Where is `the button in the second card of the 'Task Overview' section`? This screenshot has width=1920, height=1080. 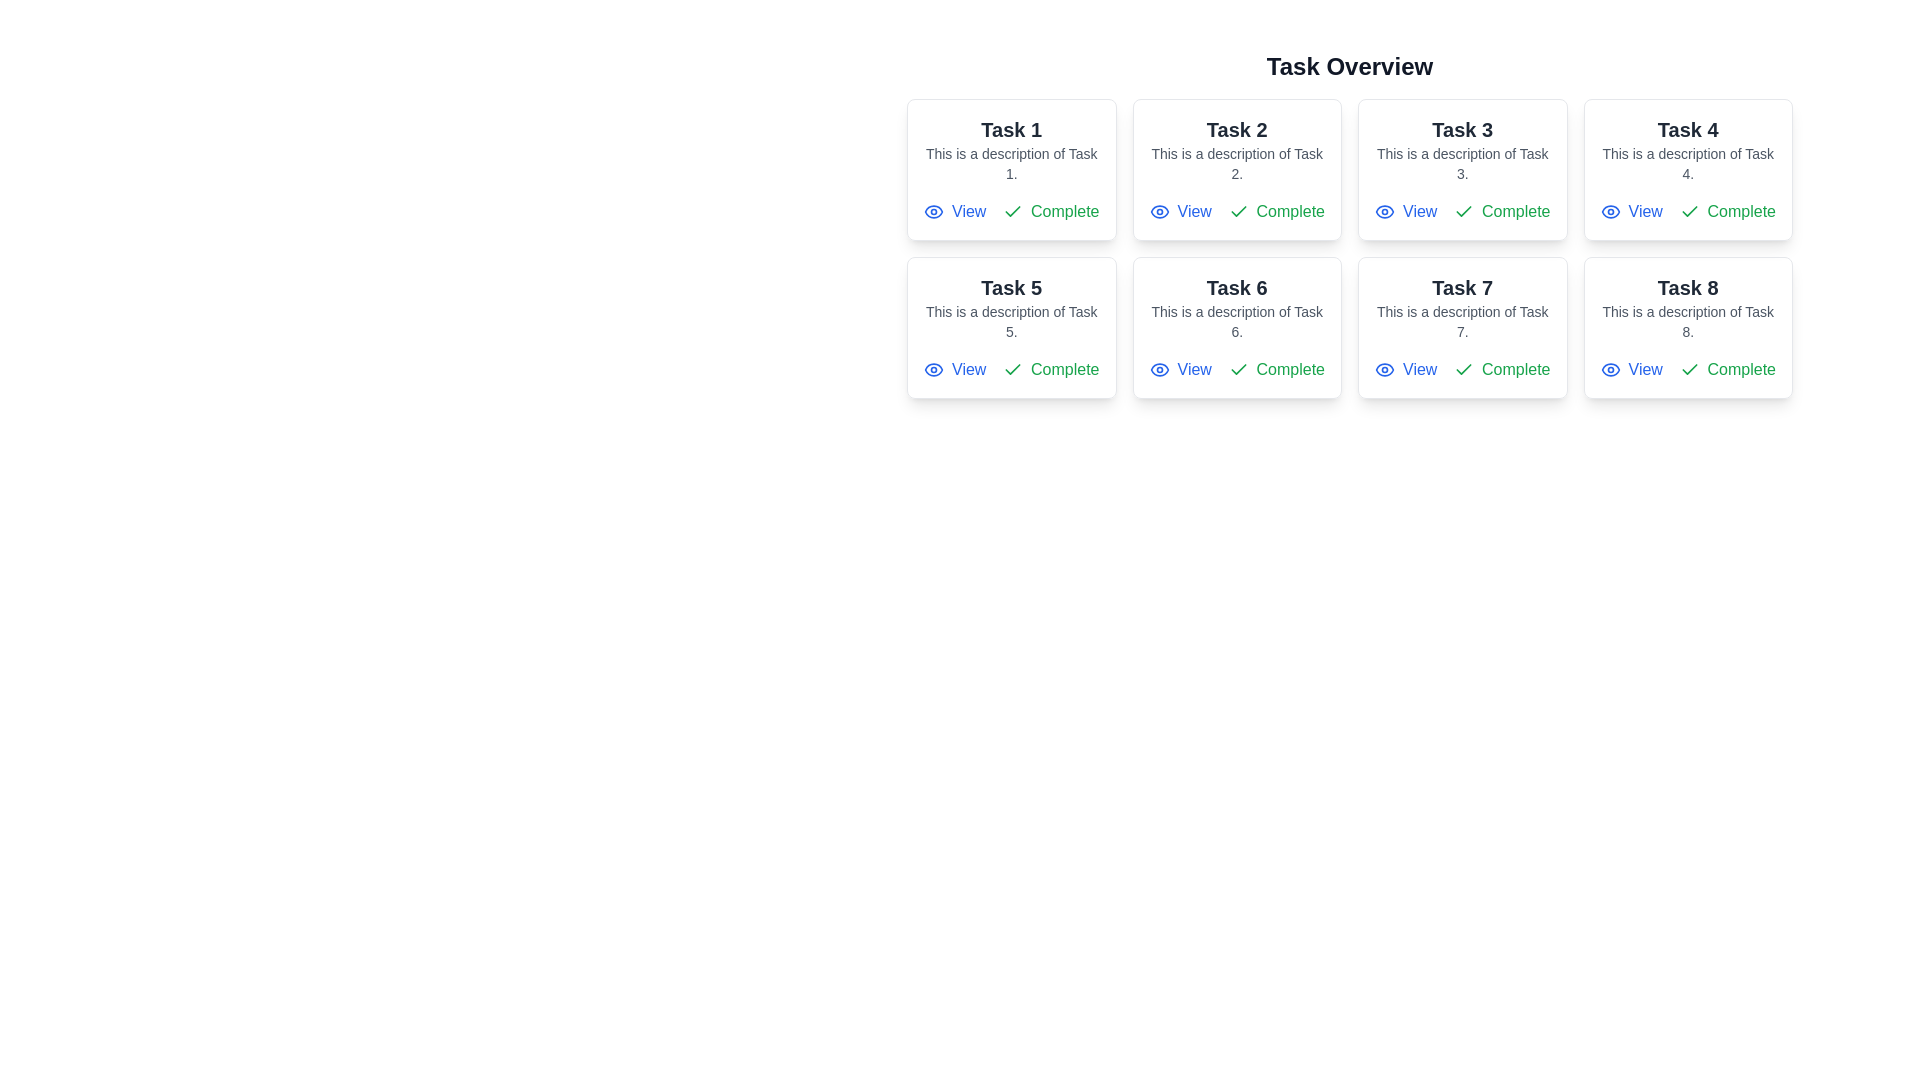
the button in the second card of the 'Task Overview' section is located at coordinates (1180, 212).